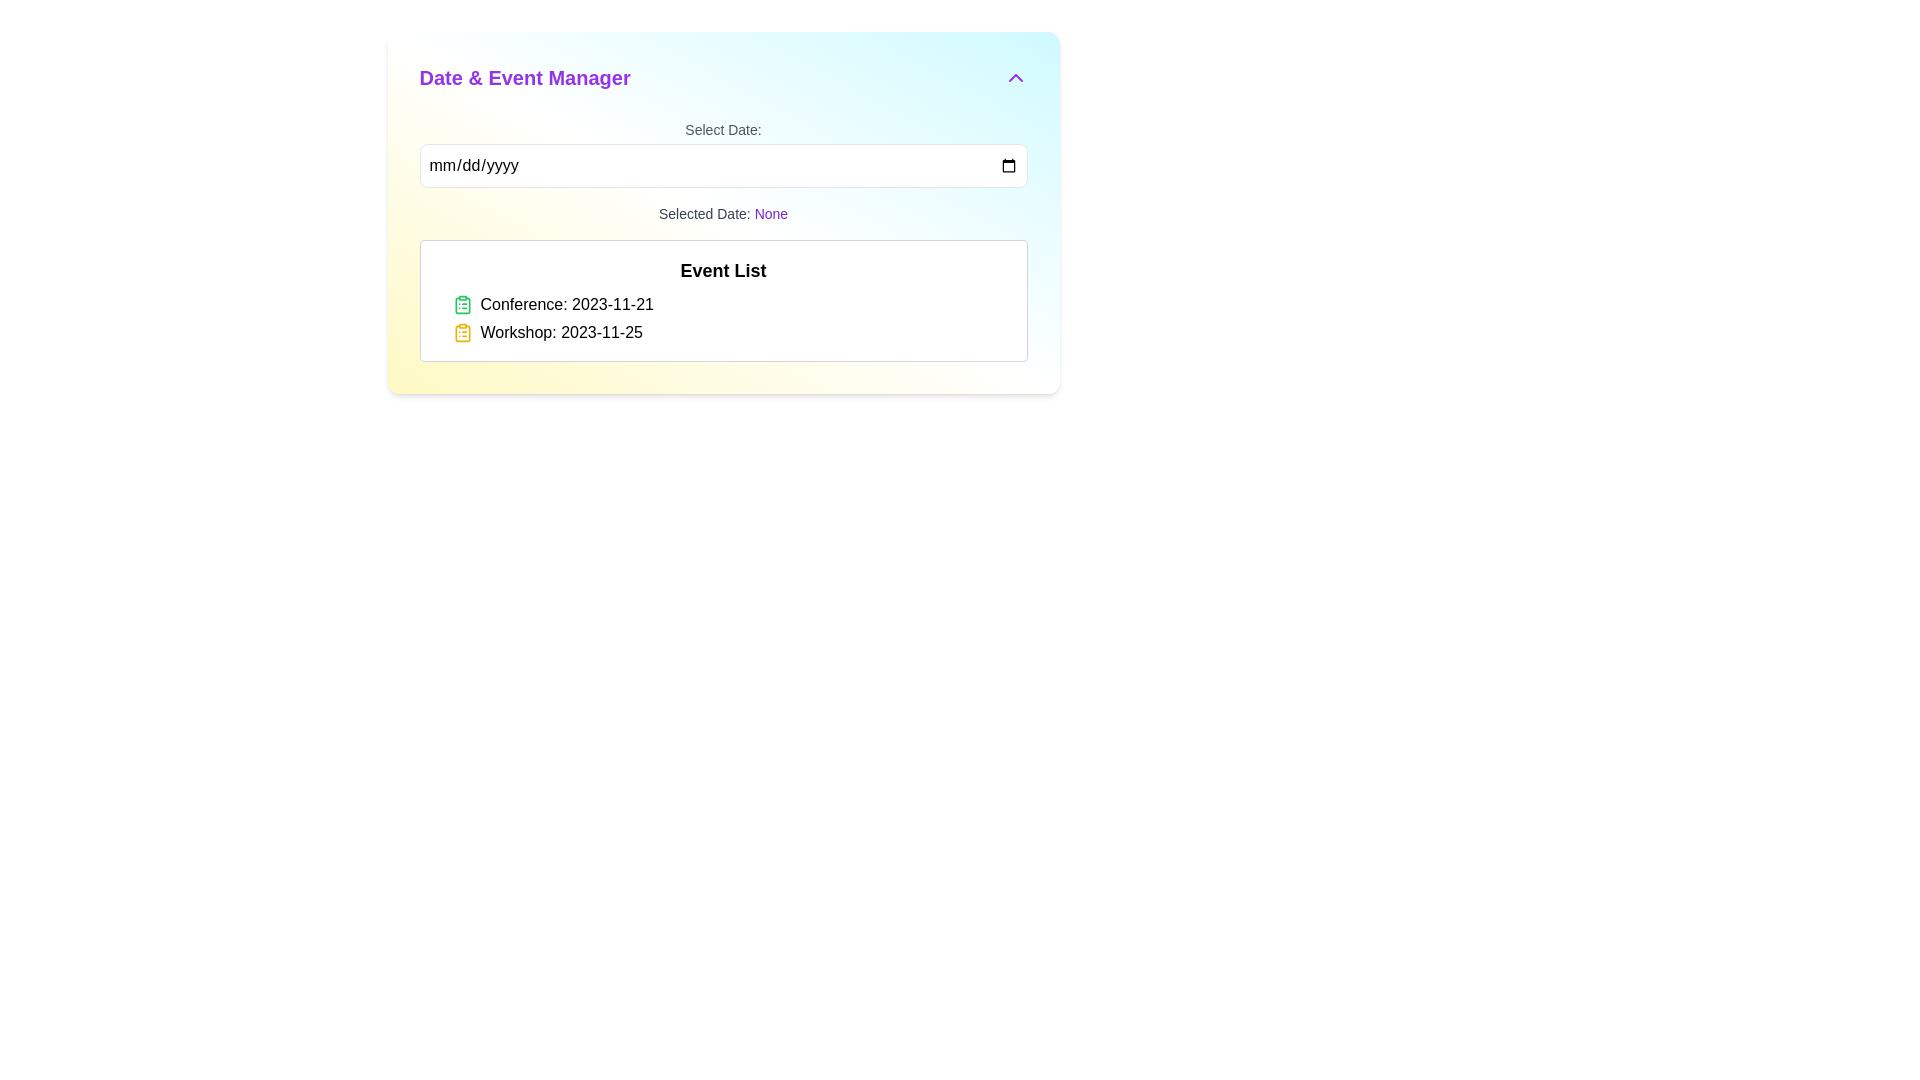 This screenshot has height=1080, width=1920. Describe the element at coordinates (722, 213) in the screenshot. I see `the text display that reads 'Selected Date: None', which is located below the 'Select Date:' input field and above the 'Event List' section` at that location.